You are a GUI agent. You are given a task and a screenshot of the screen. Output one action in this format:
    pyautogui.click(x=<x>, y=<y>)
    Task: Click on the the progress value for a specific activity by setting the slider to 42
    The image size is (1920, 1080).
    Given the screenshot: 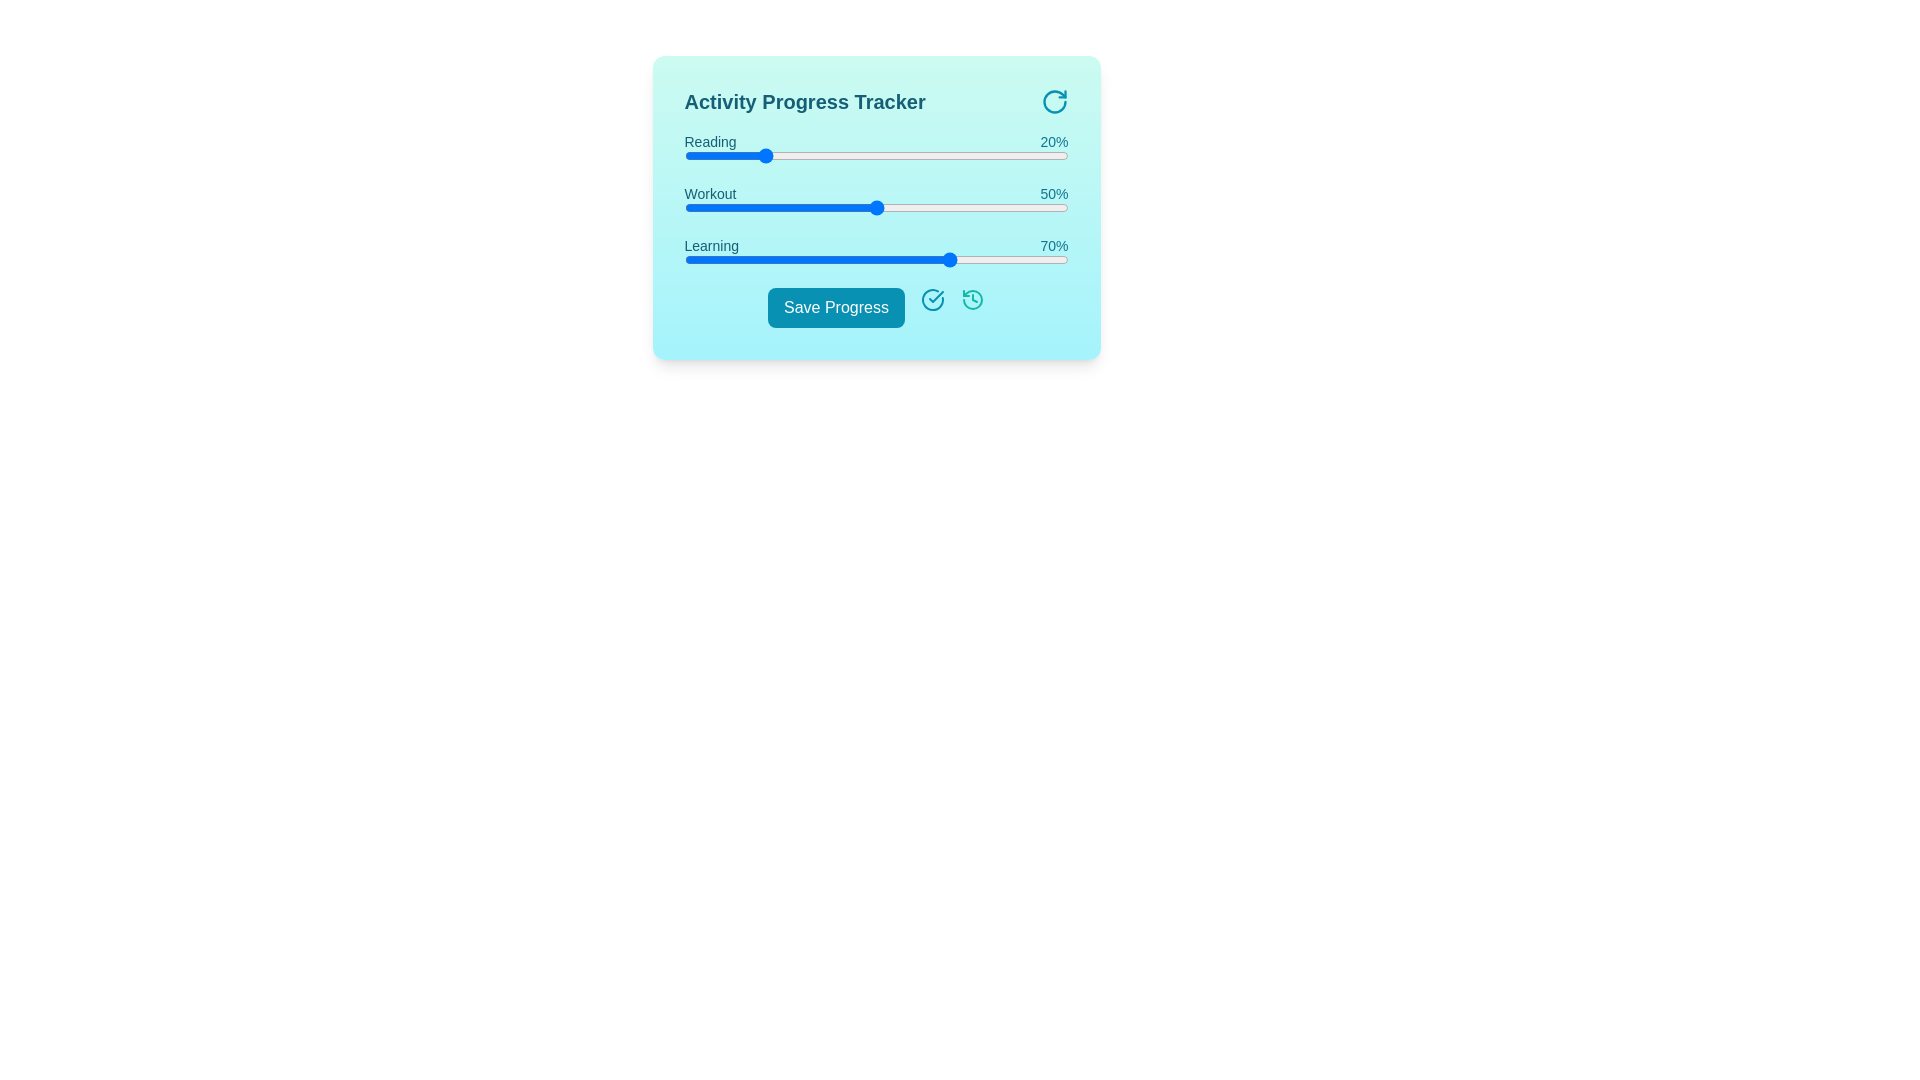 What is the action you would take?
    pyautogui.click(x=845, y=154)
    